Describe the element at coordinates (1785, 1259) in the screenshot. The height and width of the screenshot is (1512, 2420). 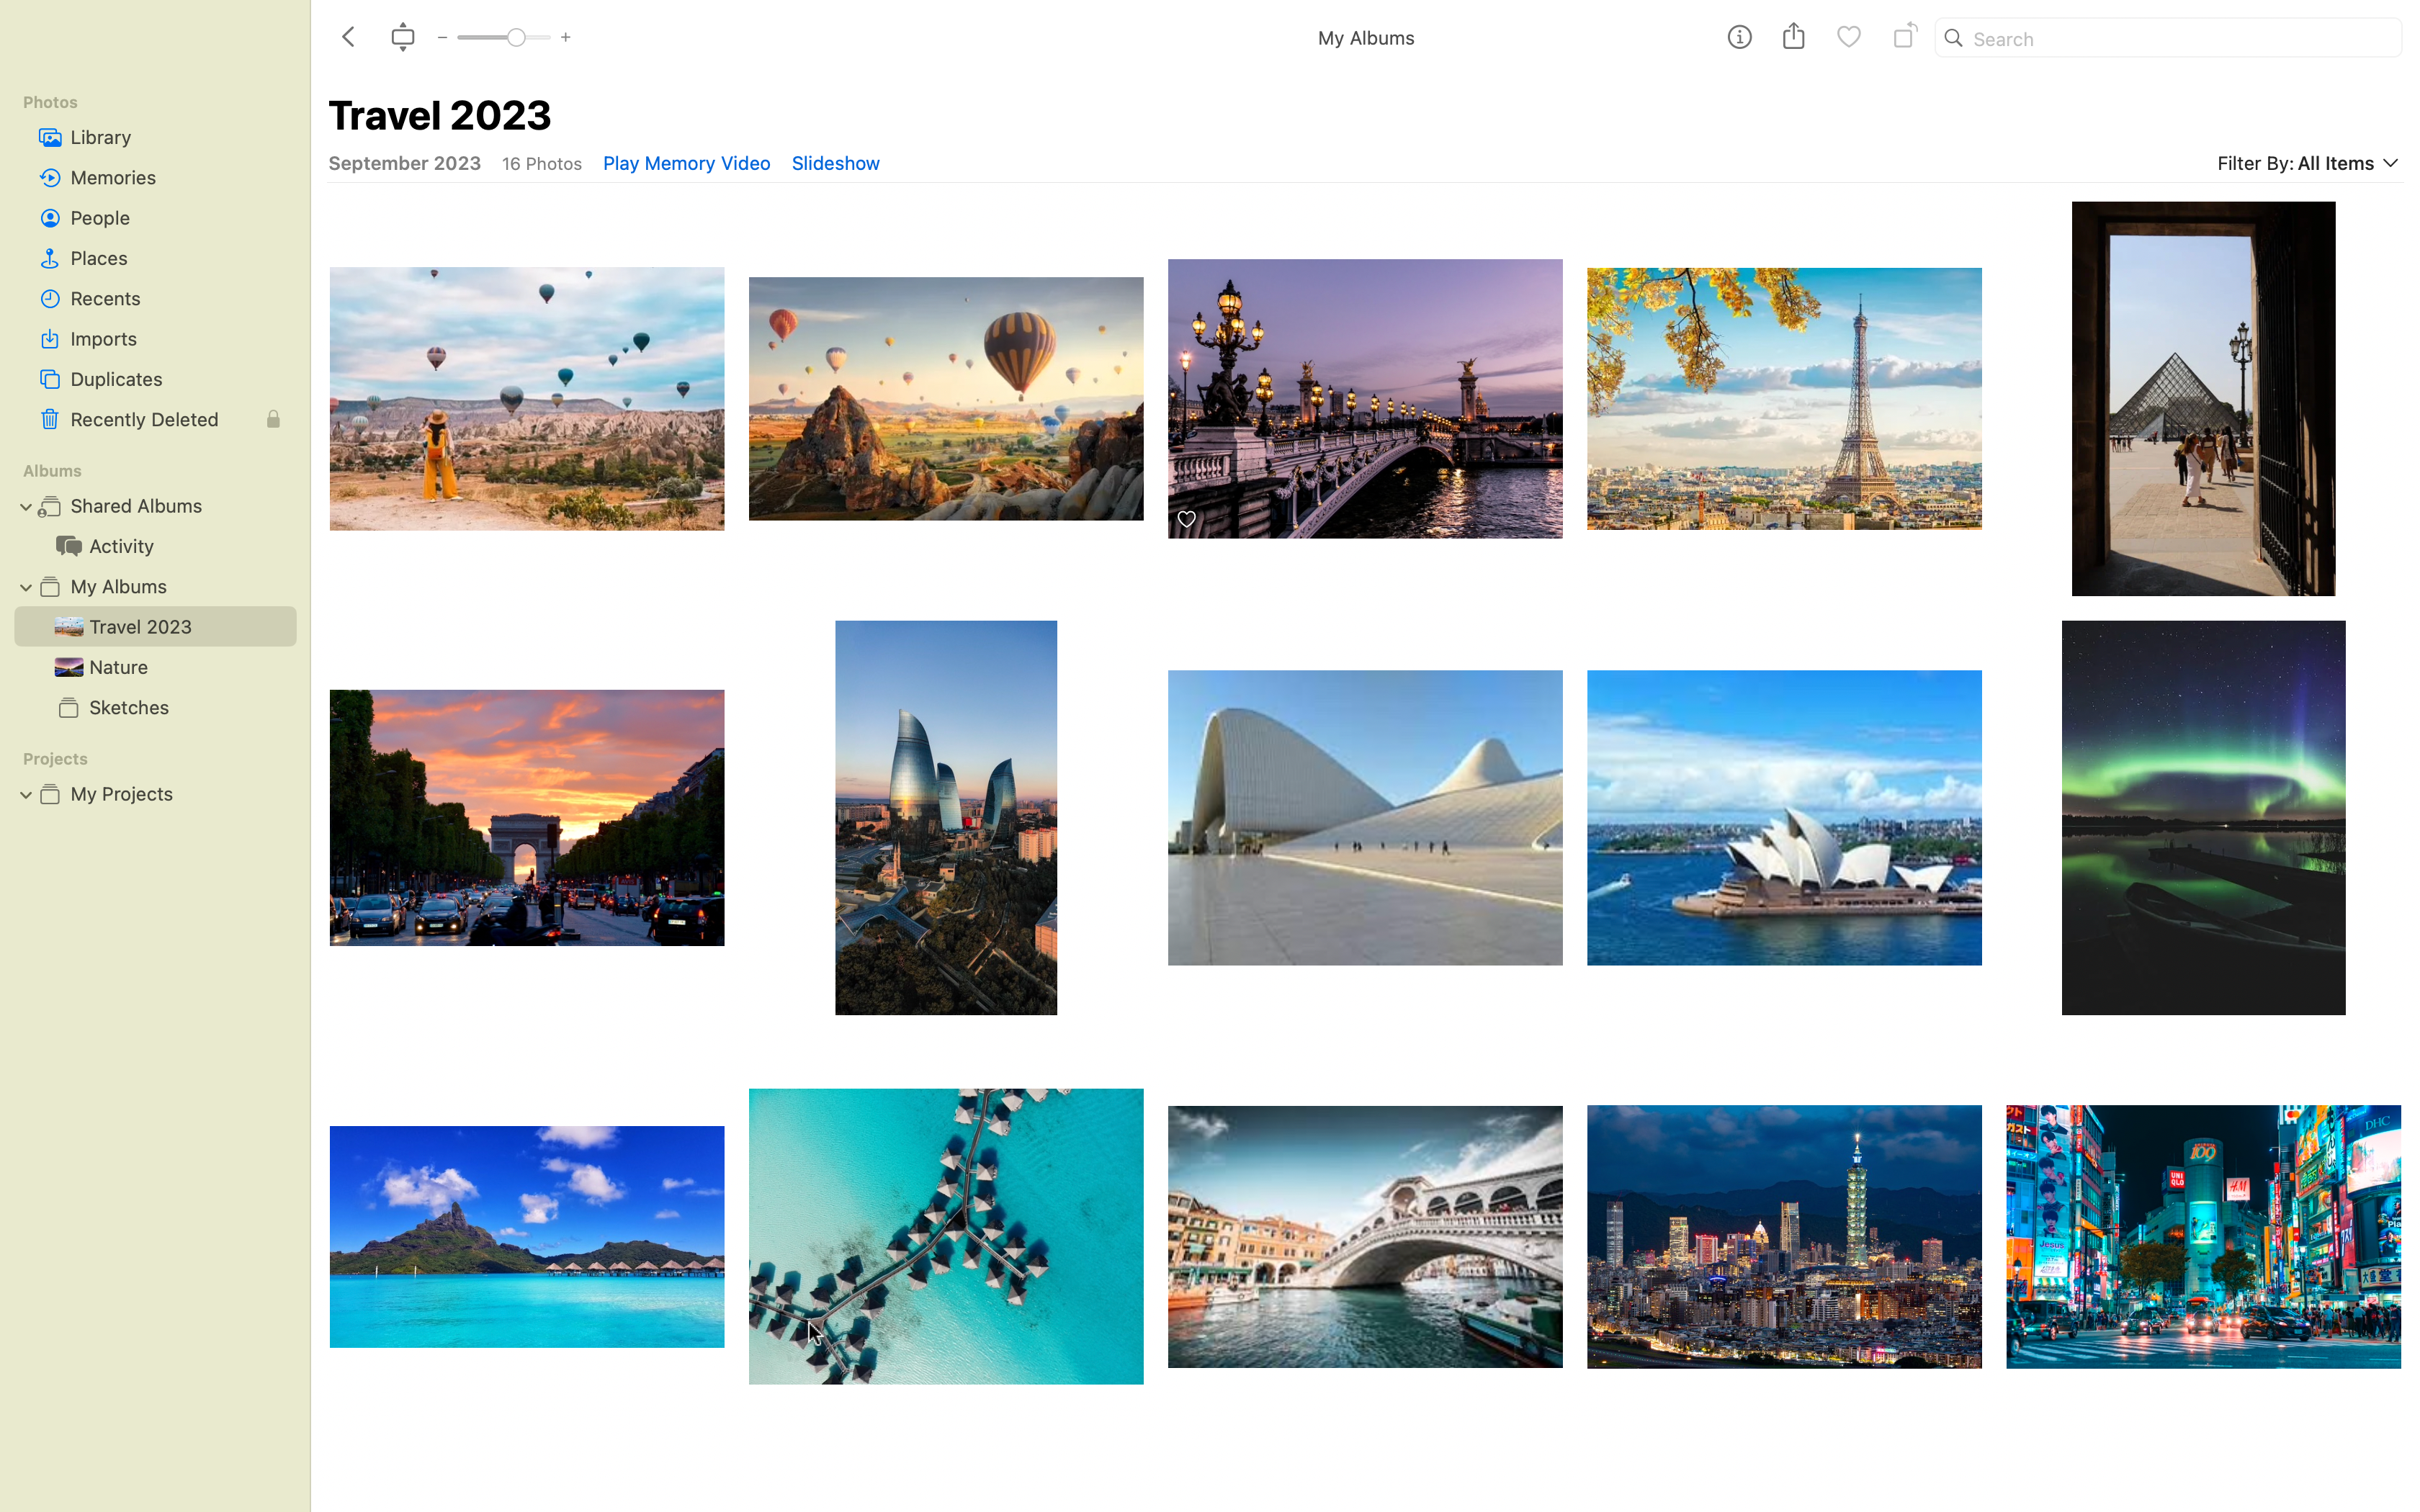
I see `the penultimate picture in the final row` at that location.